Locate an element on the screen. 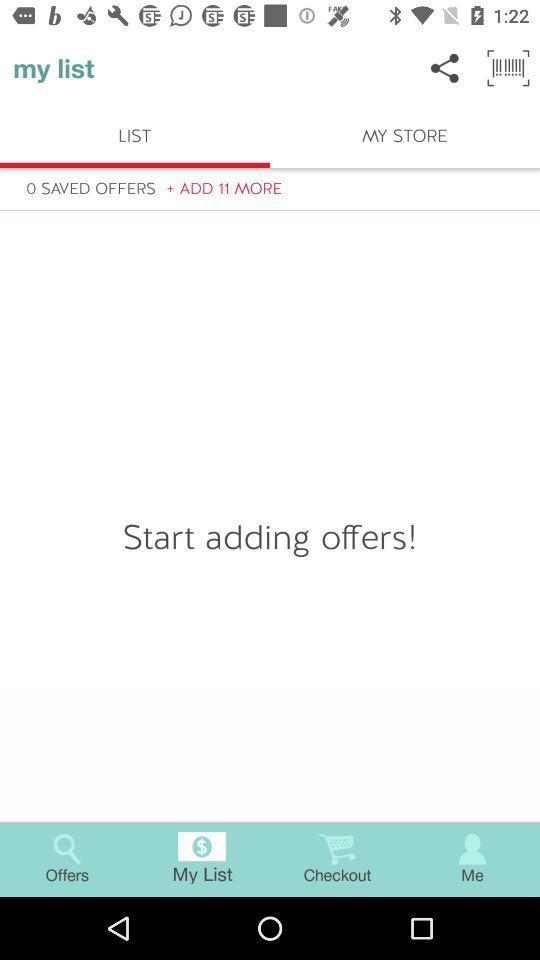 Image resolution: width=540 pixels, height=960 pixels. icon above my store is located at coordinates (445, 68).